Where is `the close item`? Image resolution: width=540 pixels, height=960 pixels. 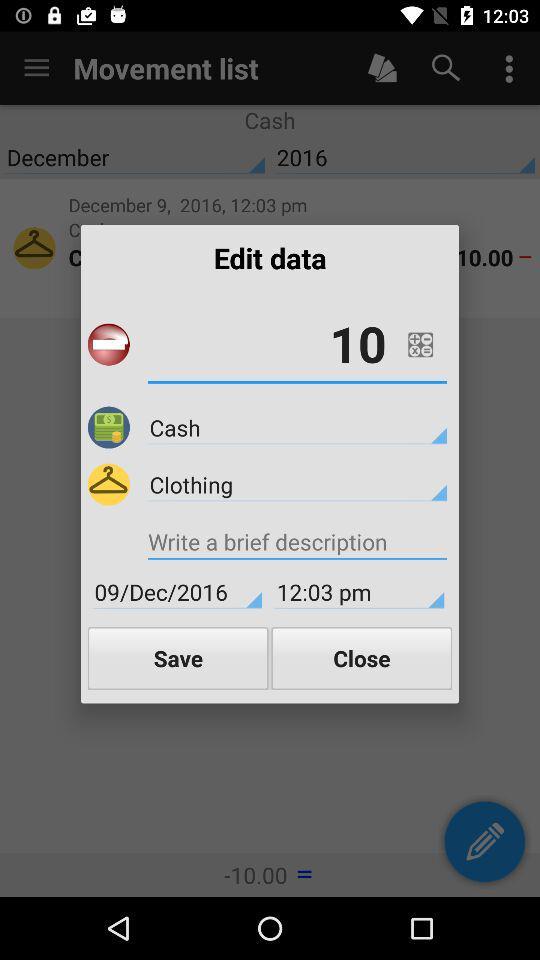 the close item is located at coordinates (360, 657).